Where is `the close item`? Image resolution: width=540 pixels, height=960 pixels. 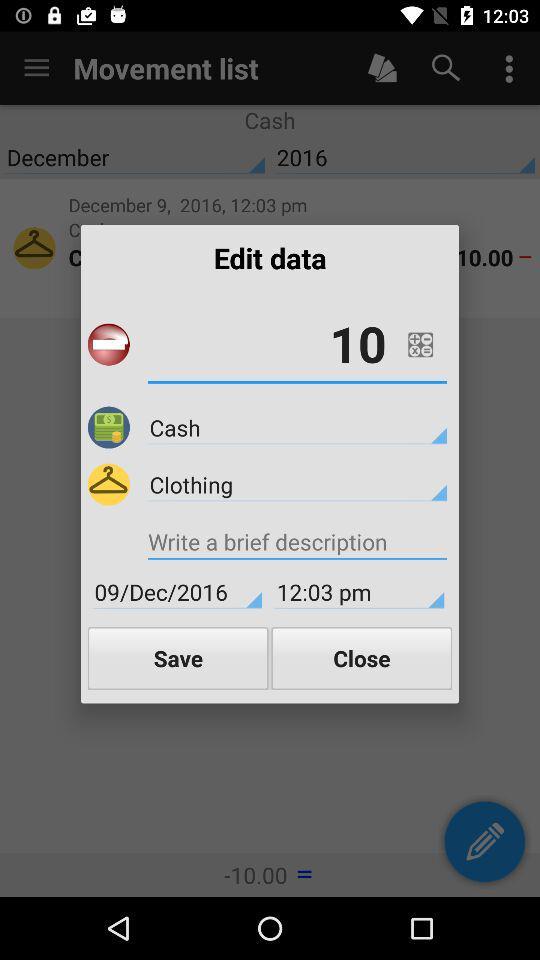 the close item is located at coordinates (360, 657).